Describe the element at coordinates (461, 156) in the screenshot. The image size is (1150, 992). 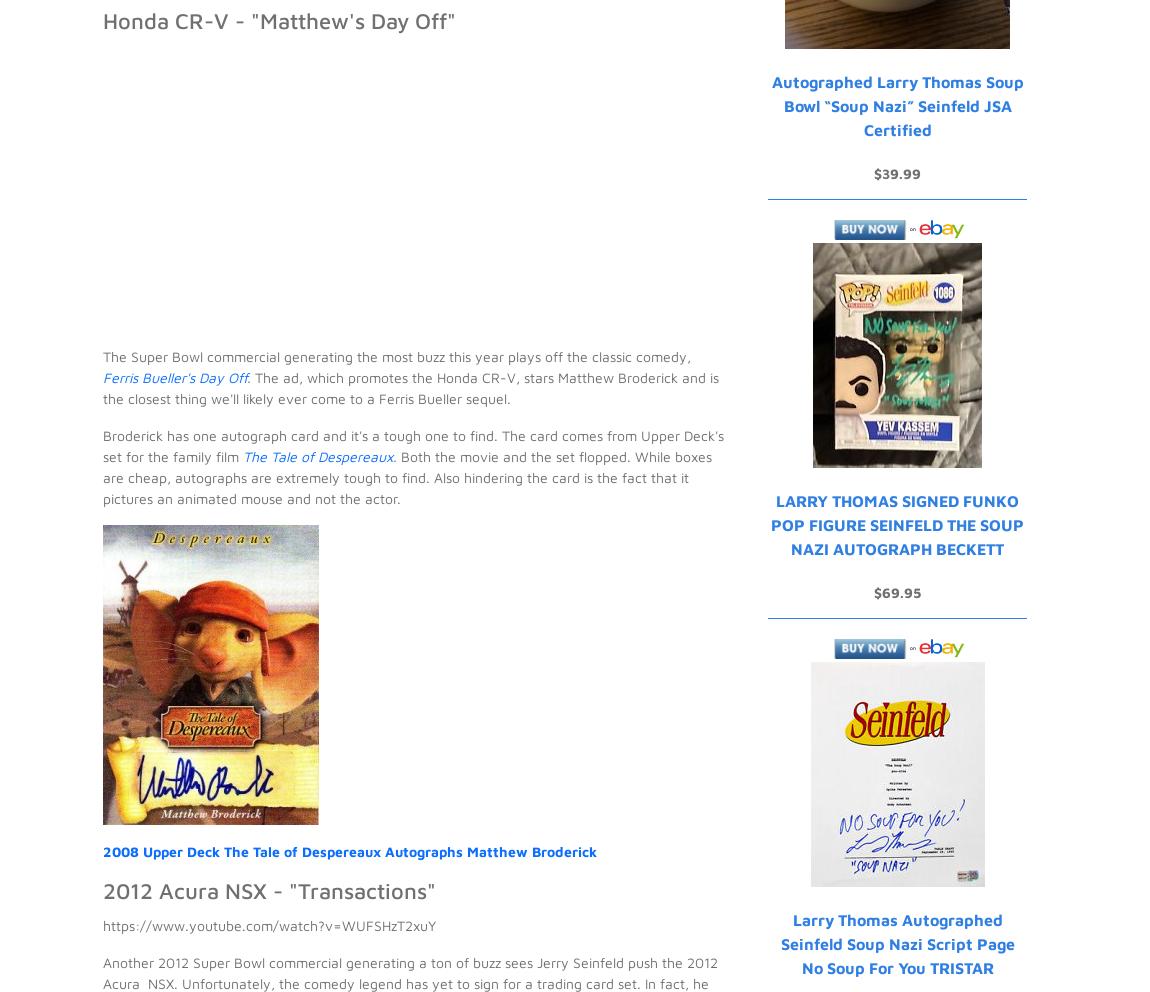
I see `'His collecting origins began with winter bike rides to the corner store, tossing a couple of quarters onto the counter and peddling home with a couple packs of O-Pee-Chee hockey in his pocket. Today, he continues to build sets, go after inserts with cool technologies, chase Montreal Expos and finish off his John Jaha master collection.'` at that location.